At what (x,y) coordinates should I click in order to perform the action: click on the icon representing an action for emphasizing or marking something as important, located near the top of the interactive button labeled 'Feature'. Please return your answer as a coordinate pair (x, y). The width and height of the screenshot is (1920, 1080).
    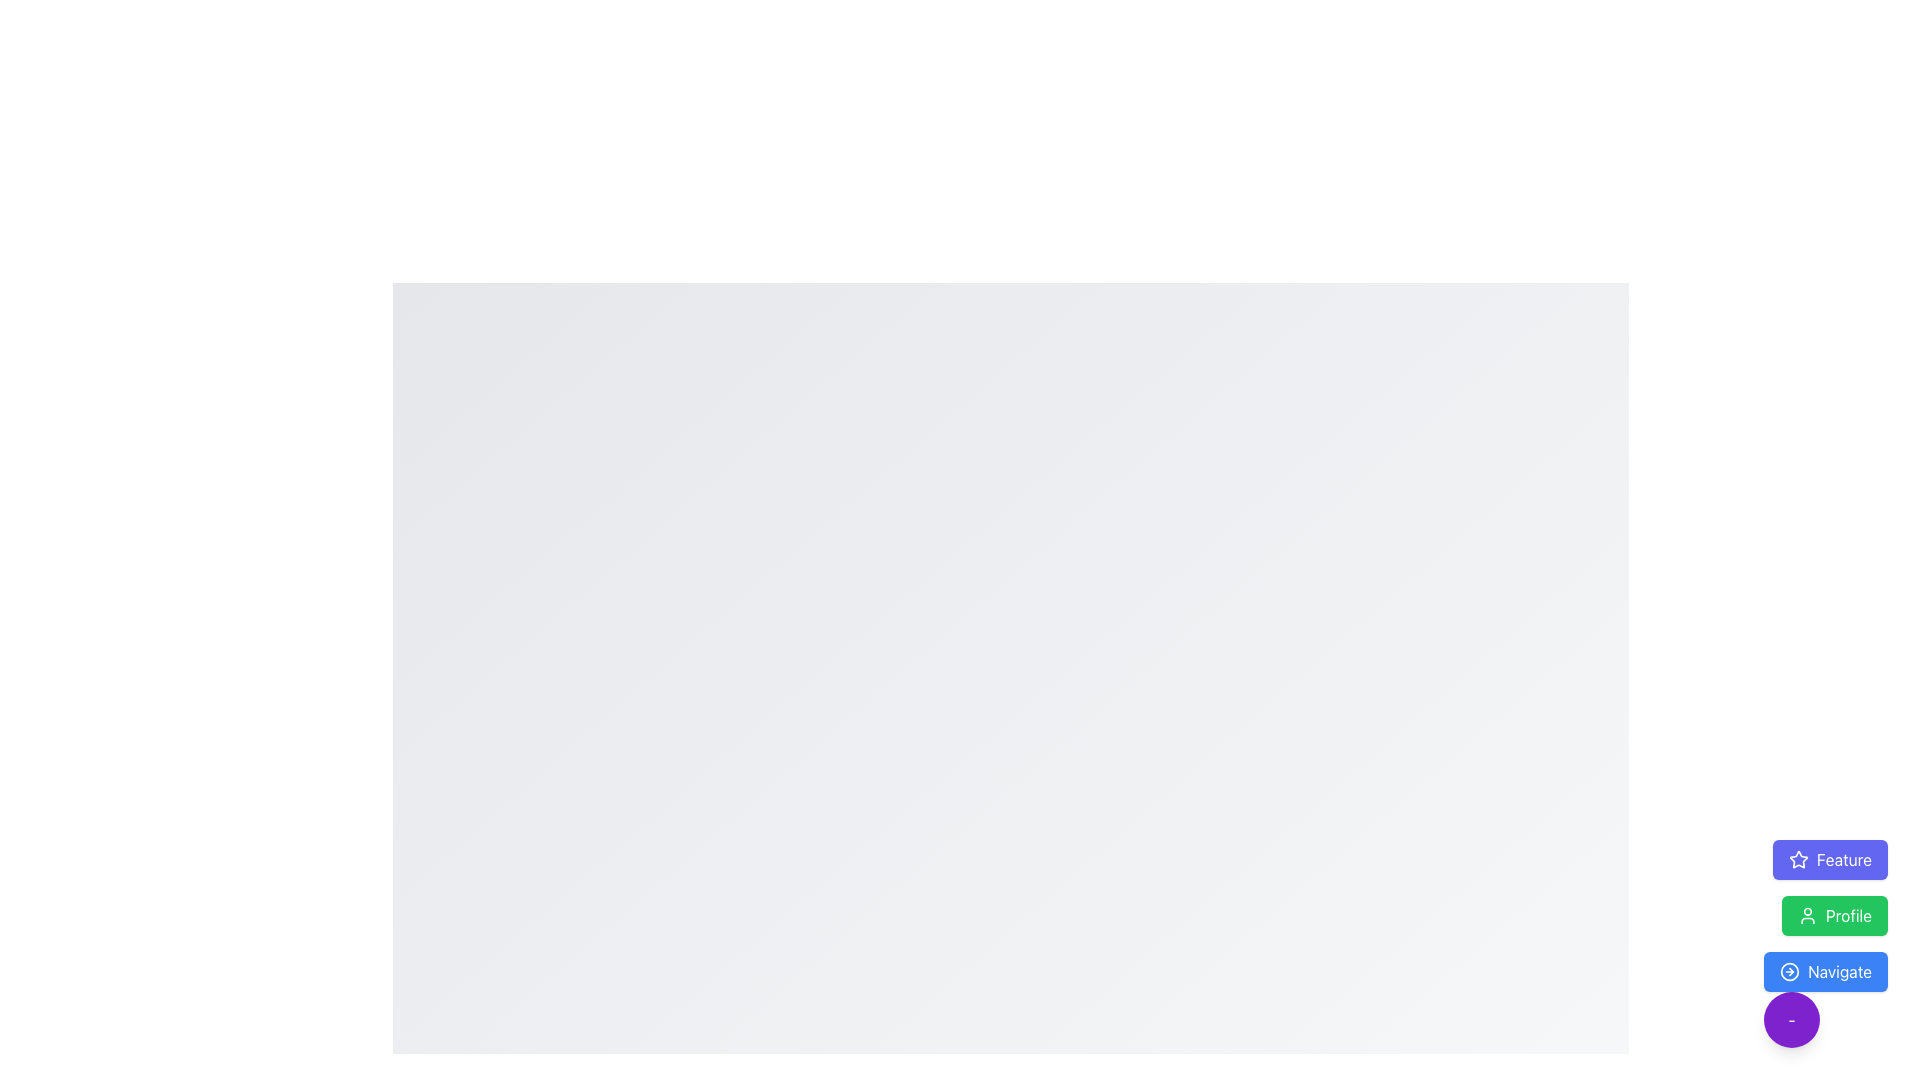
    Looking at the image, I should click on (1798, 858).